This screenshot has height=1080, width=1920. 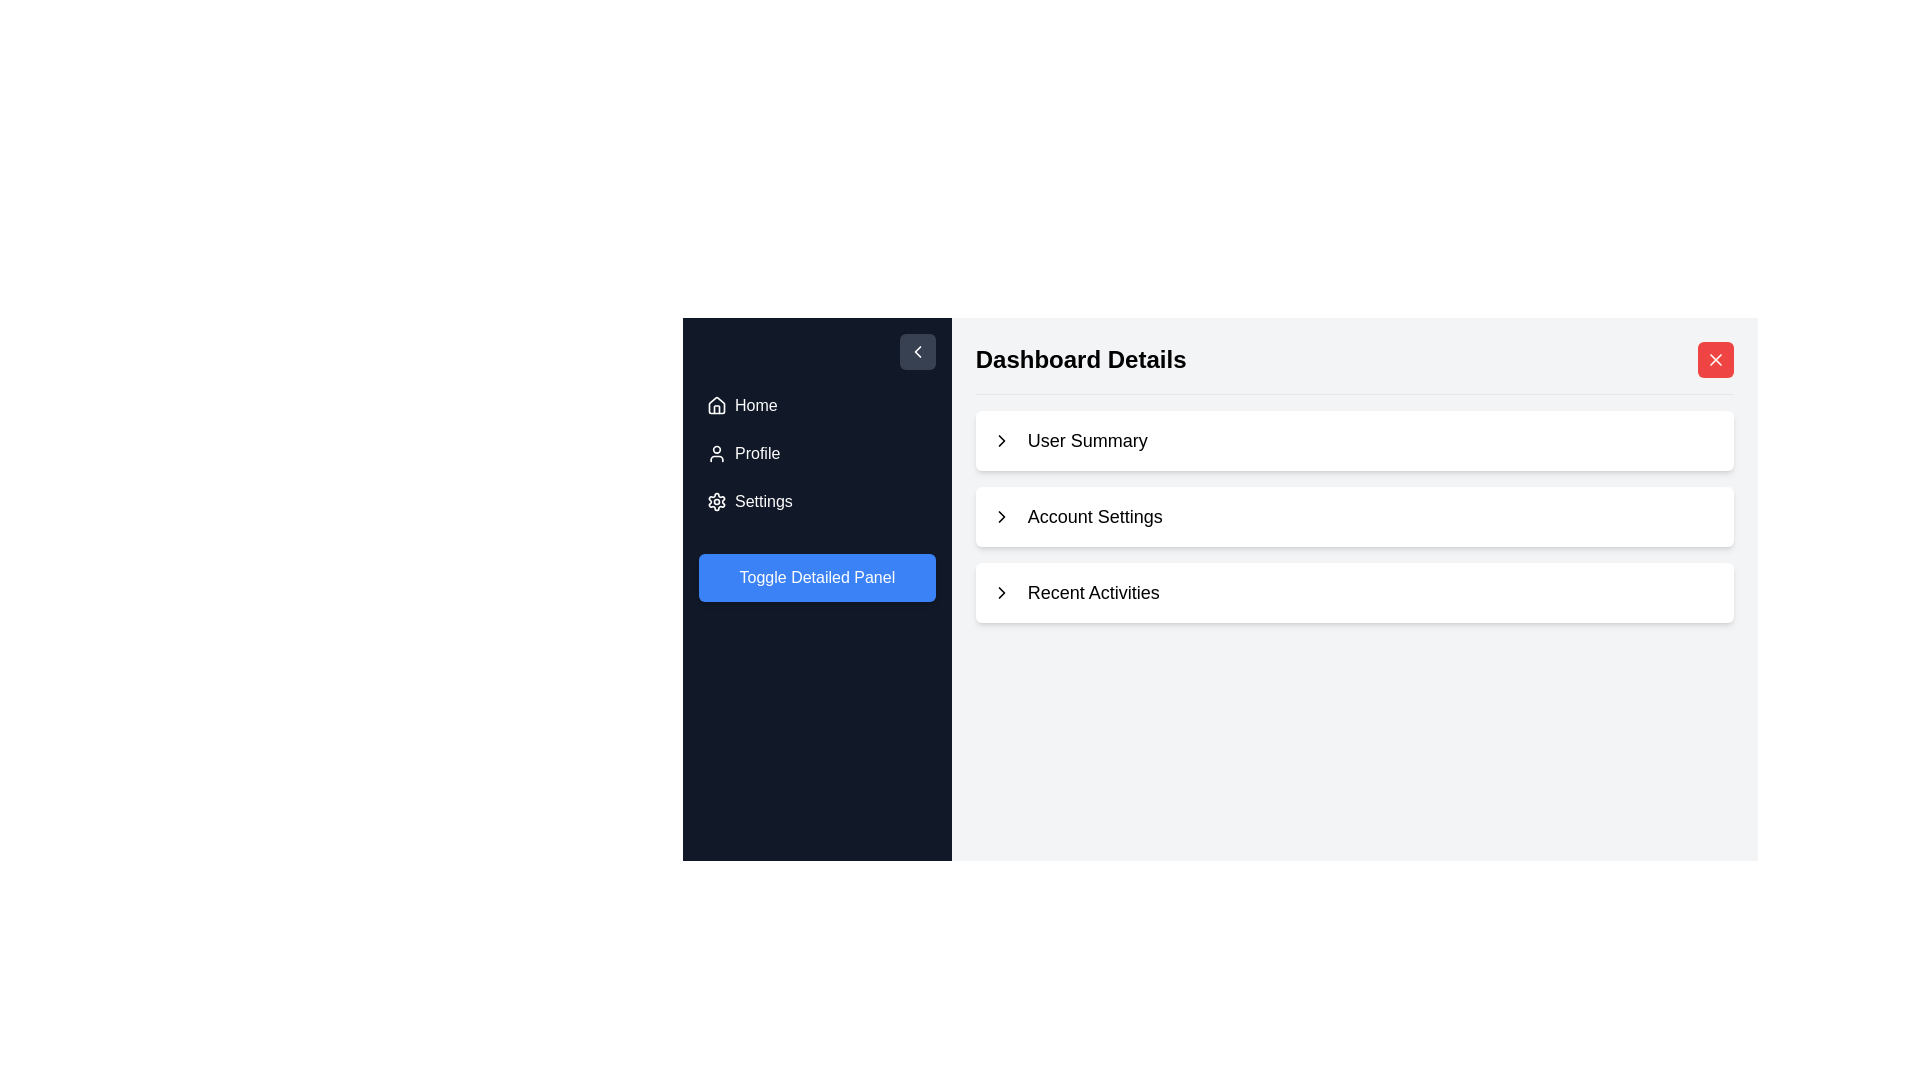 I want to click on the leftward-facing chevron icon button located at the top-right corner of the navigation panel, so click(x=916, y=350).